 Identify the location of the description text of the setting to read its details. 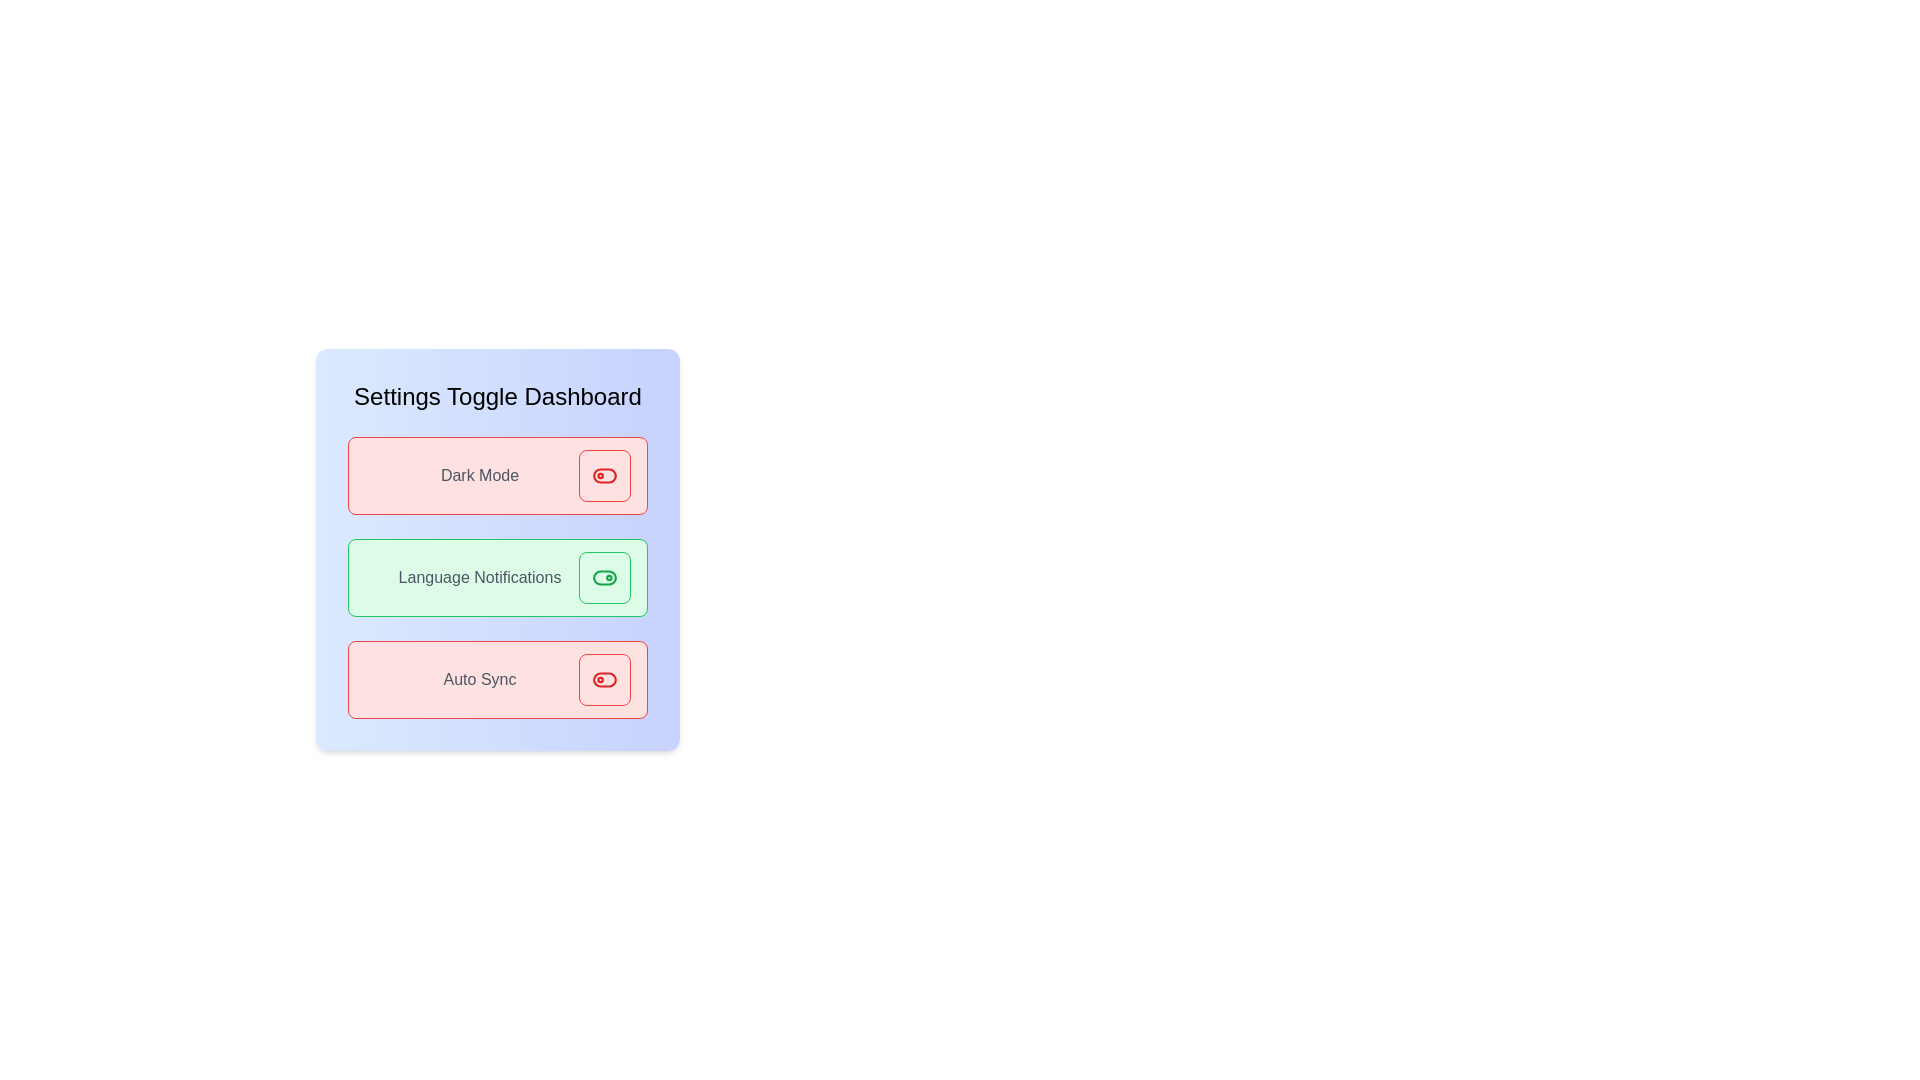
(480, 475).